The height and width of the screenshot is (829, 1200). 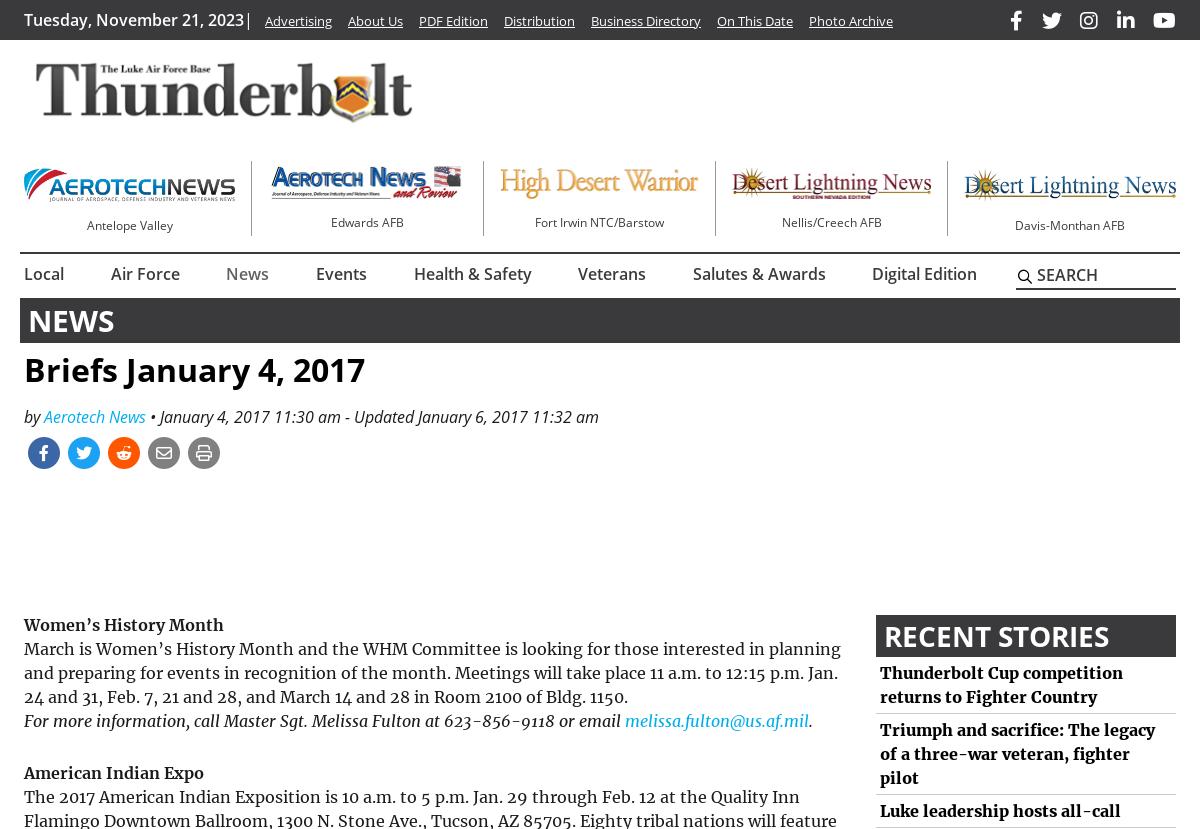 What do you see at coordinates (1000, 810) in the screenshot?
I see `'Luke leadership hosts all-call'` at bounding box center [1000, 810].